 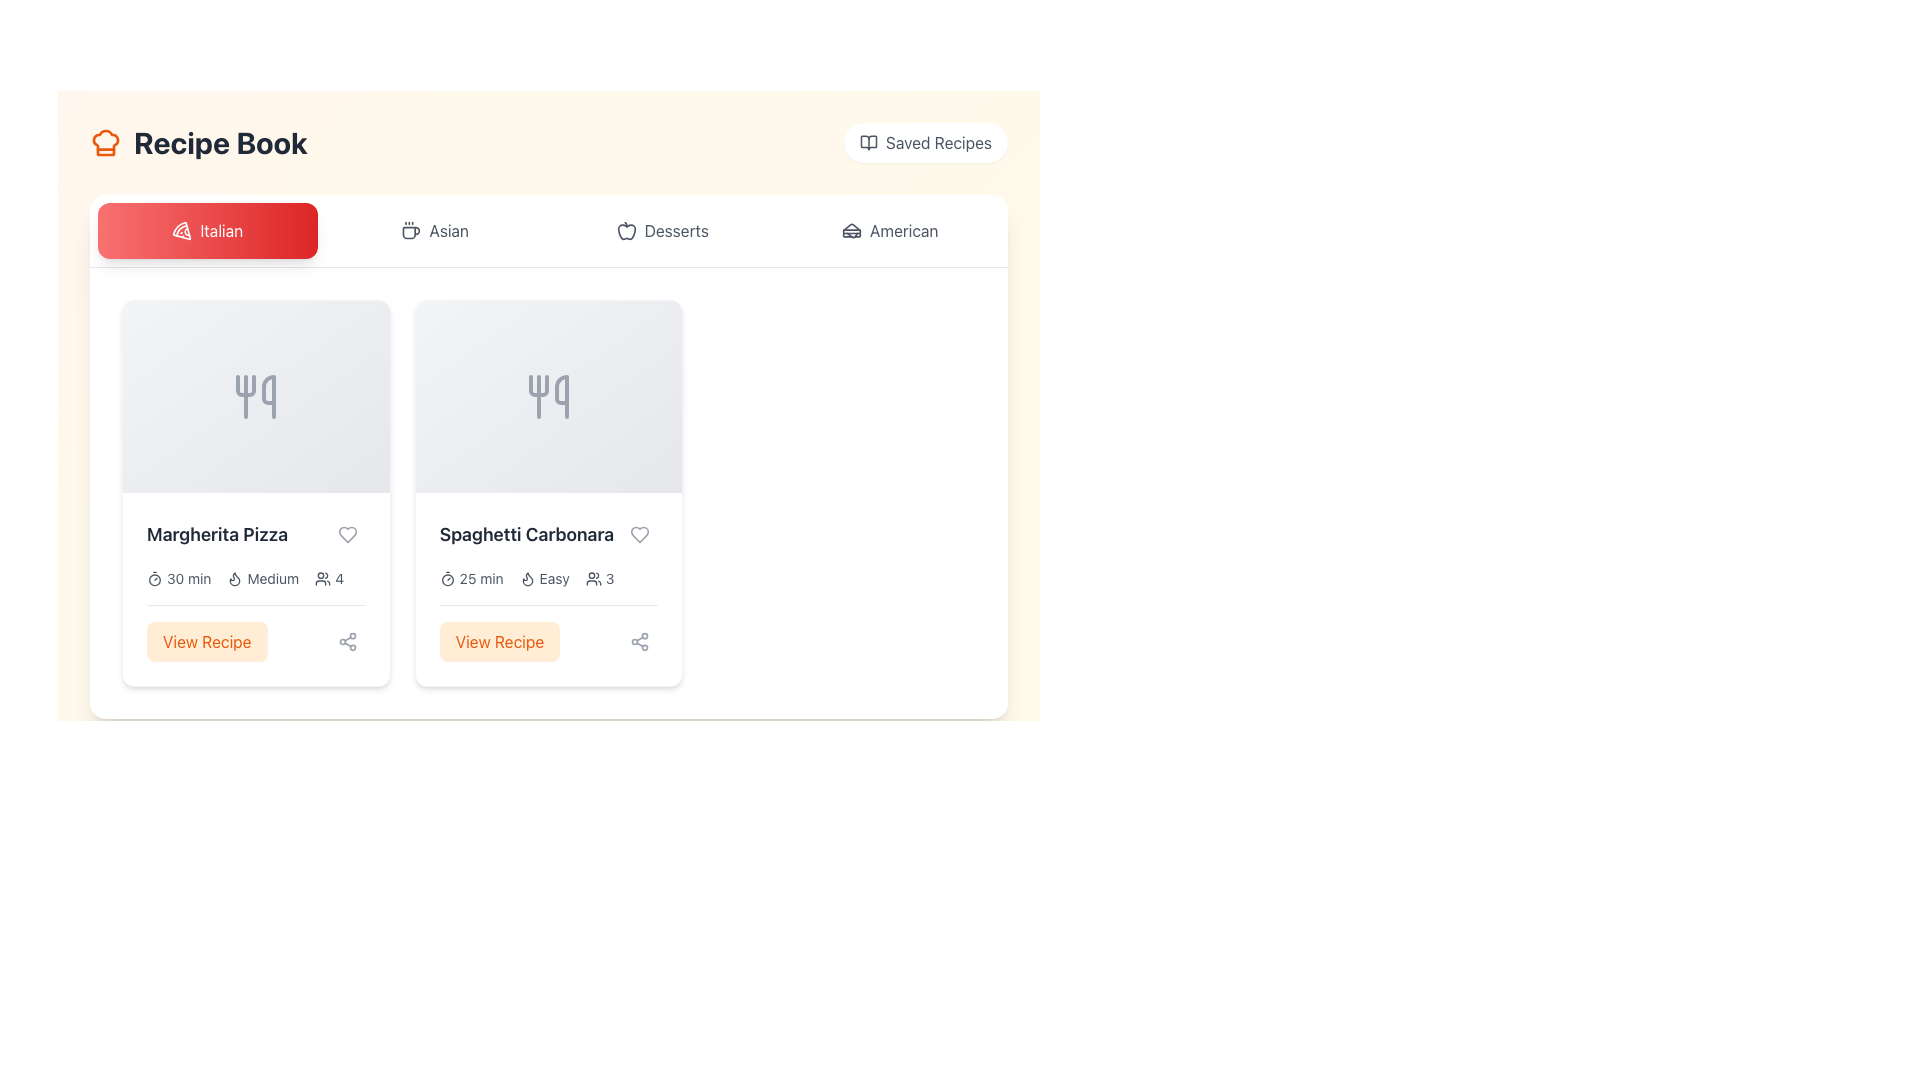 What do you see at coordinates (434, 230) in the screenshot?
I see `the Asian cuisine button located in the header section, second from the left` at bounding box center [434, 230].